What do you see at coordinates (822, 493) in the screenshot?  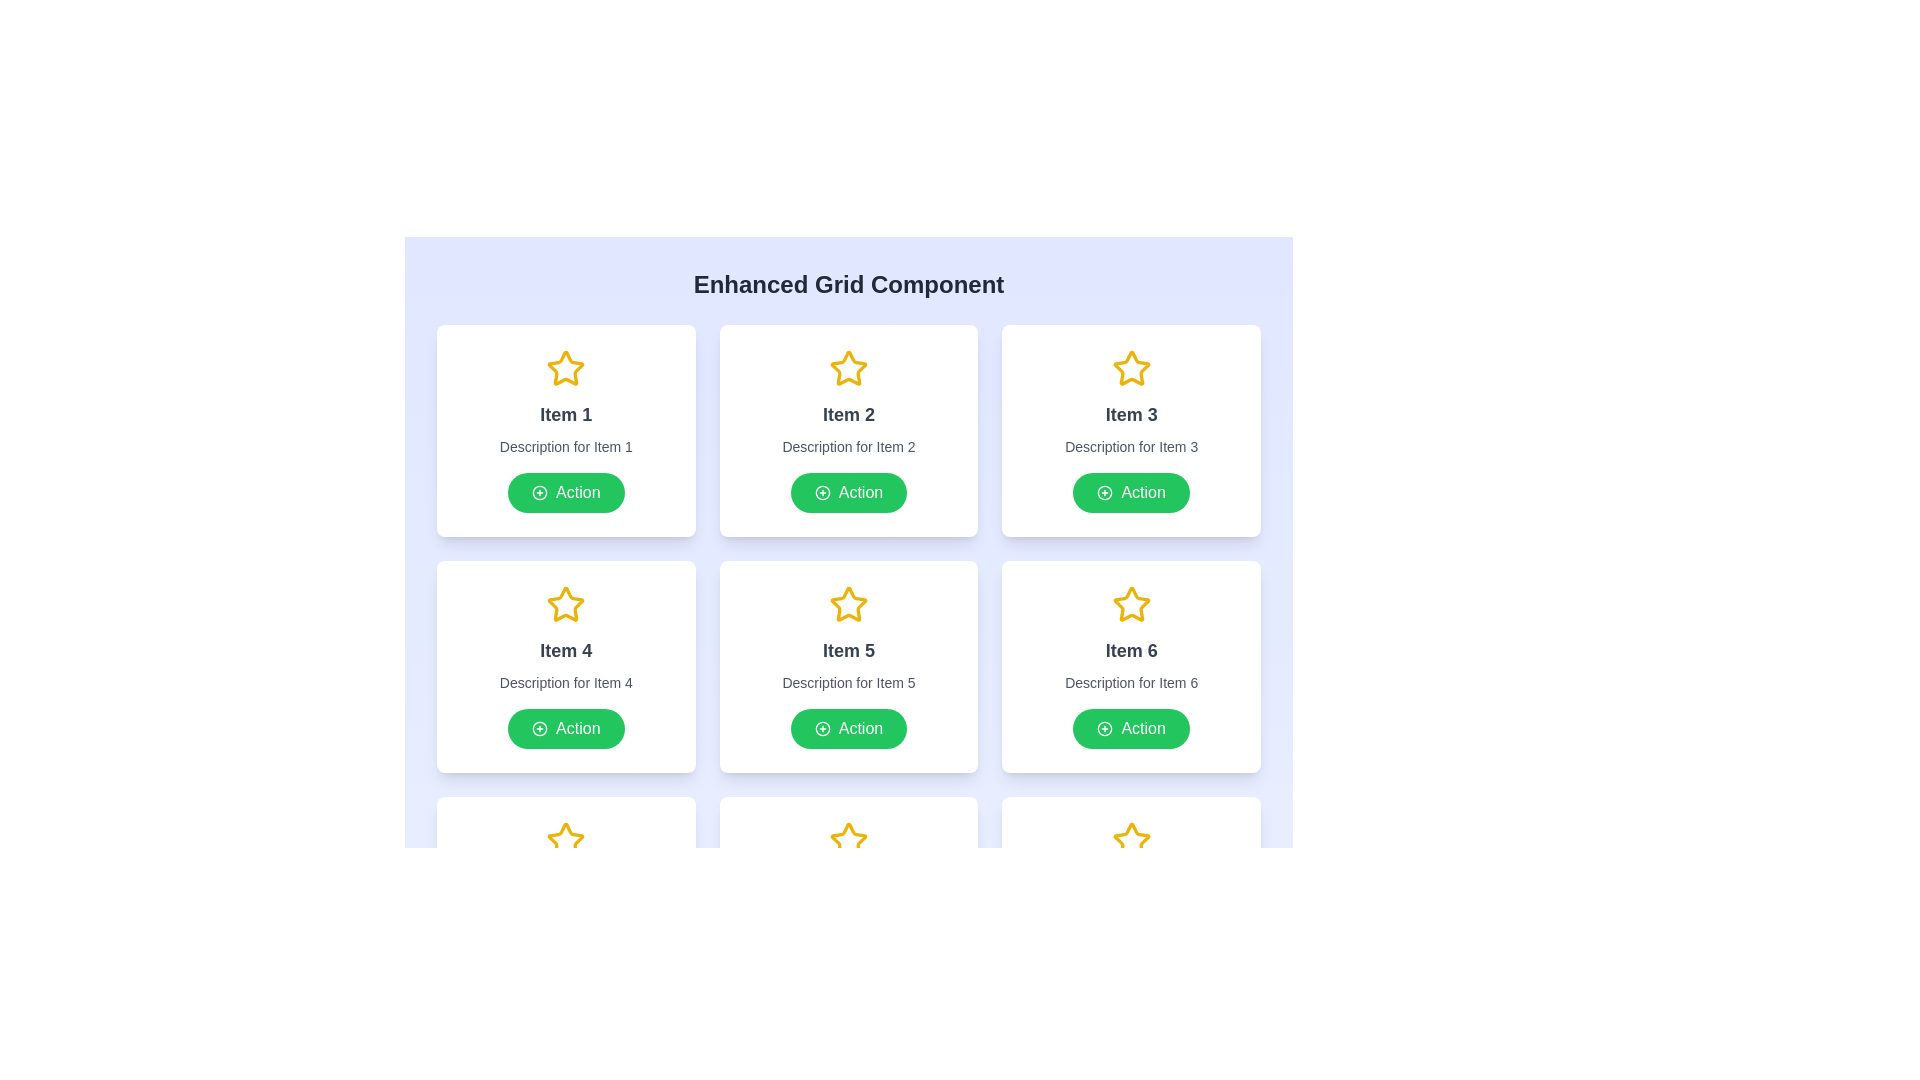 I see `the add action icon located in the center of the 'Action' button in the second card labeled 'Item 2' in the grid layout` at bounding box center [822, 493].